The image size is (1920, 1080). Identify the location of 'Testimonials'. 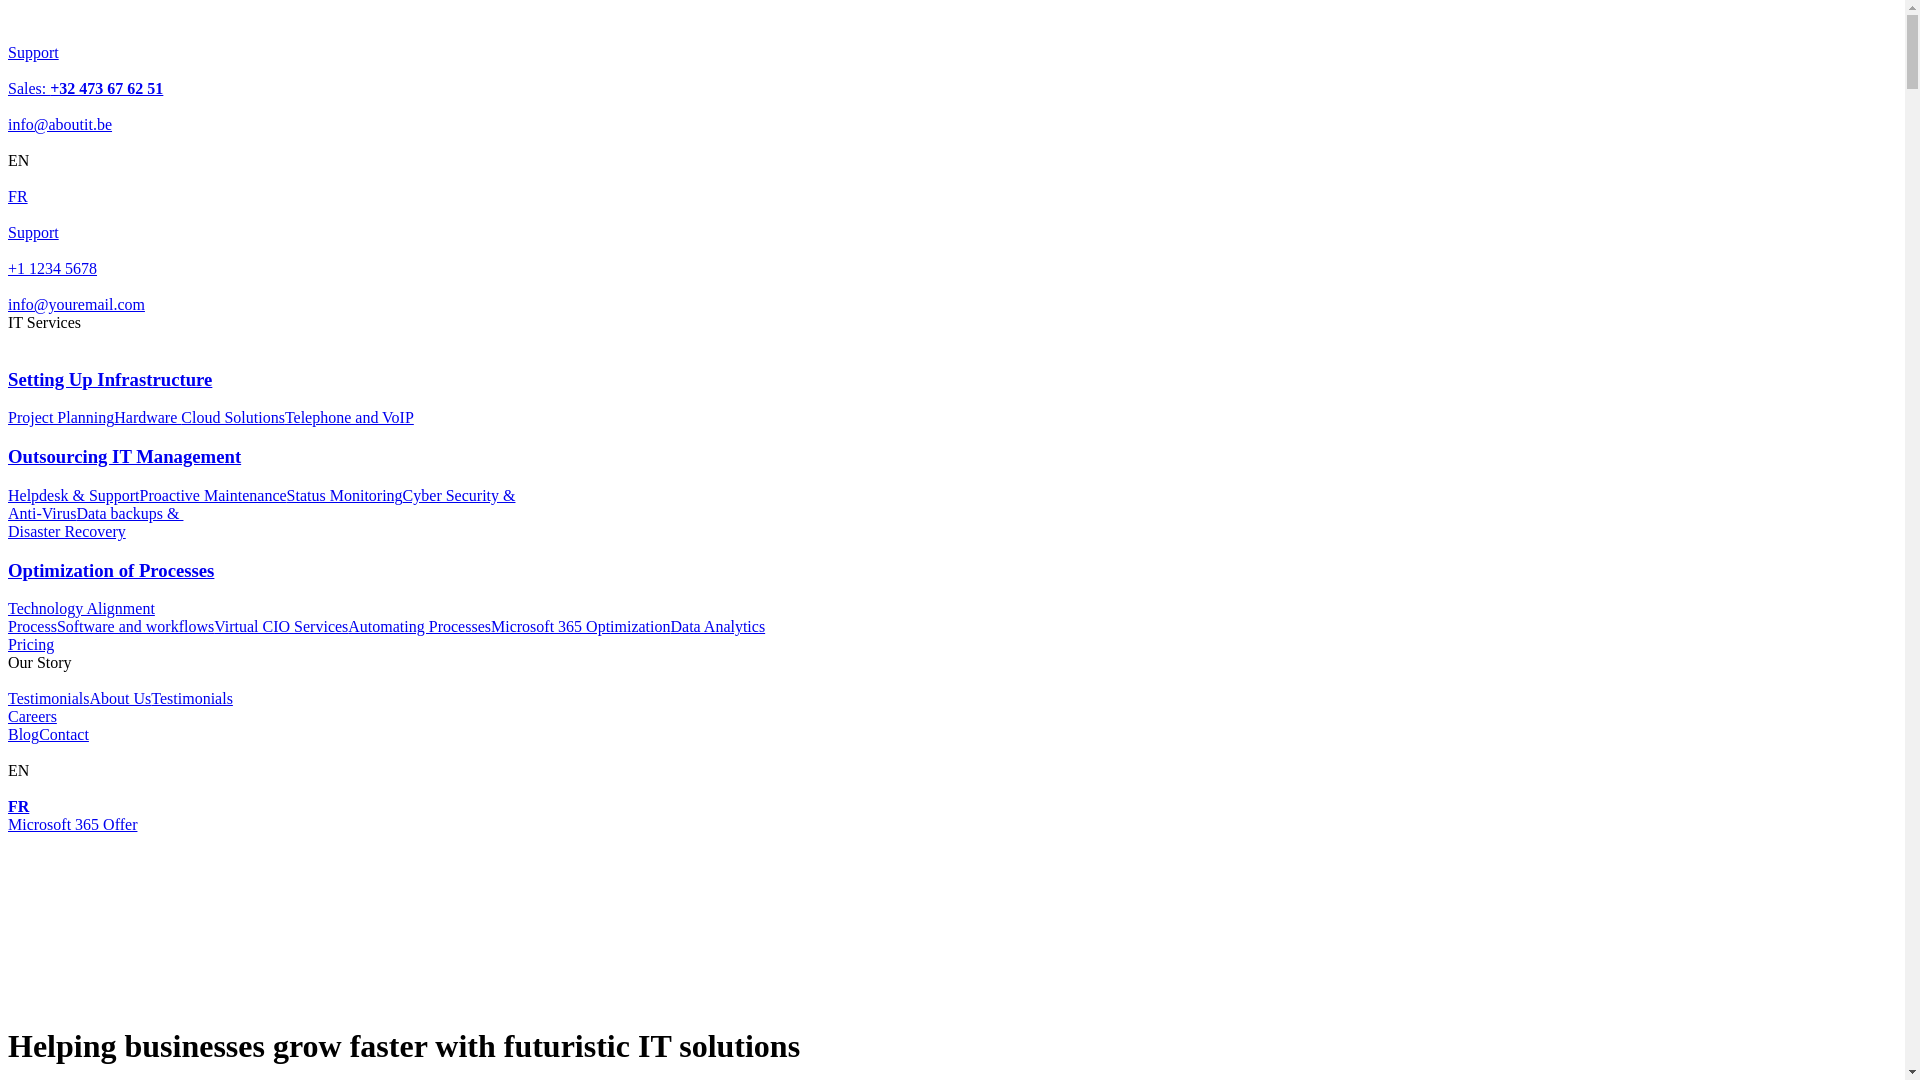
(48, 697).